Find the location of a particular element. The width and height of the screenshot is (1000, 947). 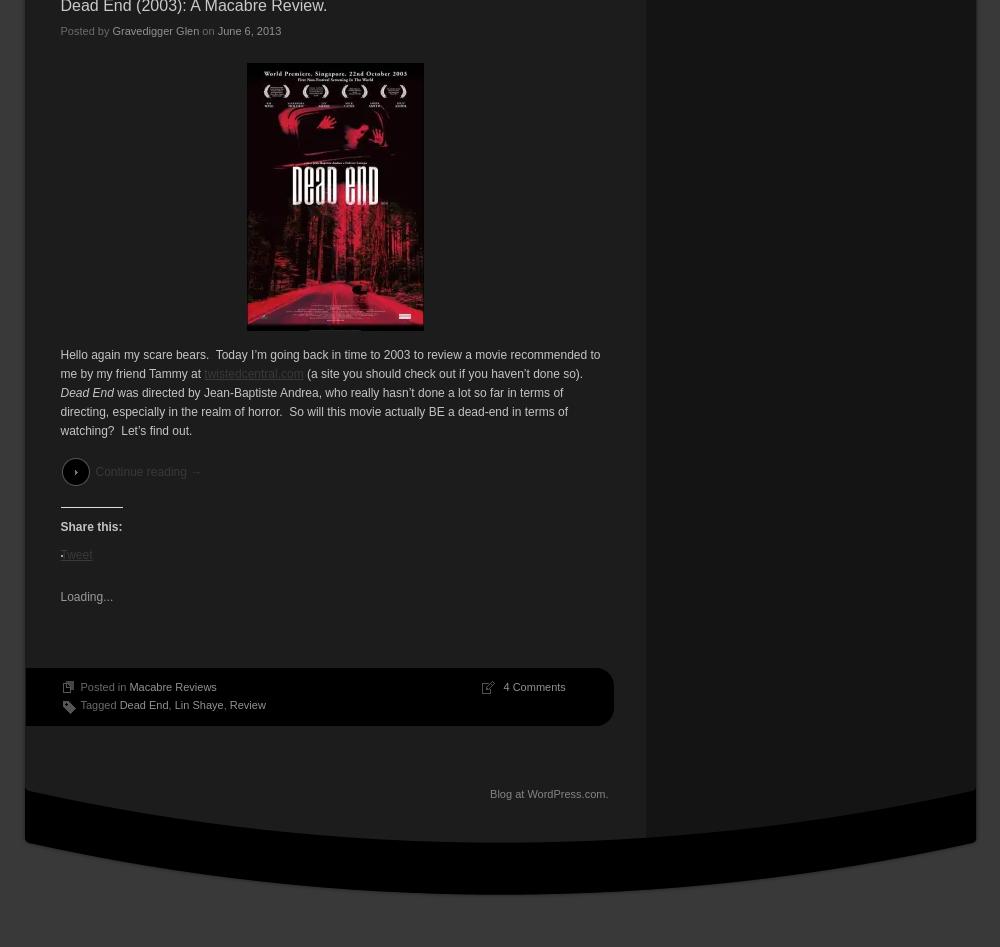

'Share this:' is located at coordinates (90, 524).